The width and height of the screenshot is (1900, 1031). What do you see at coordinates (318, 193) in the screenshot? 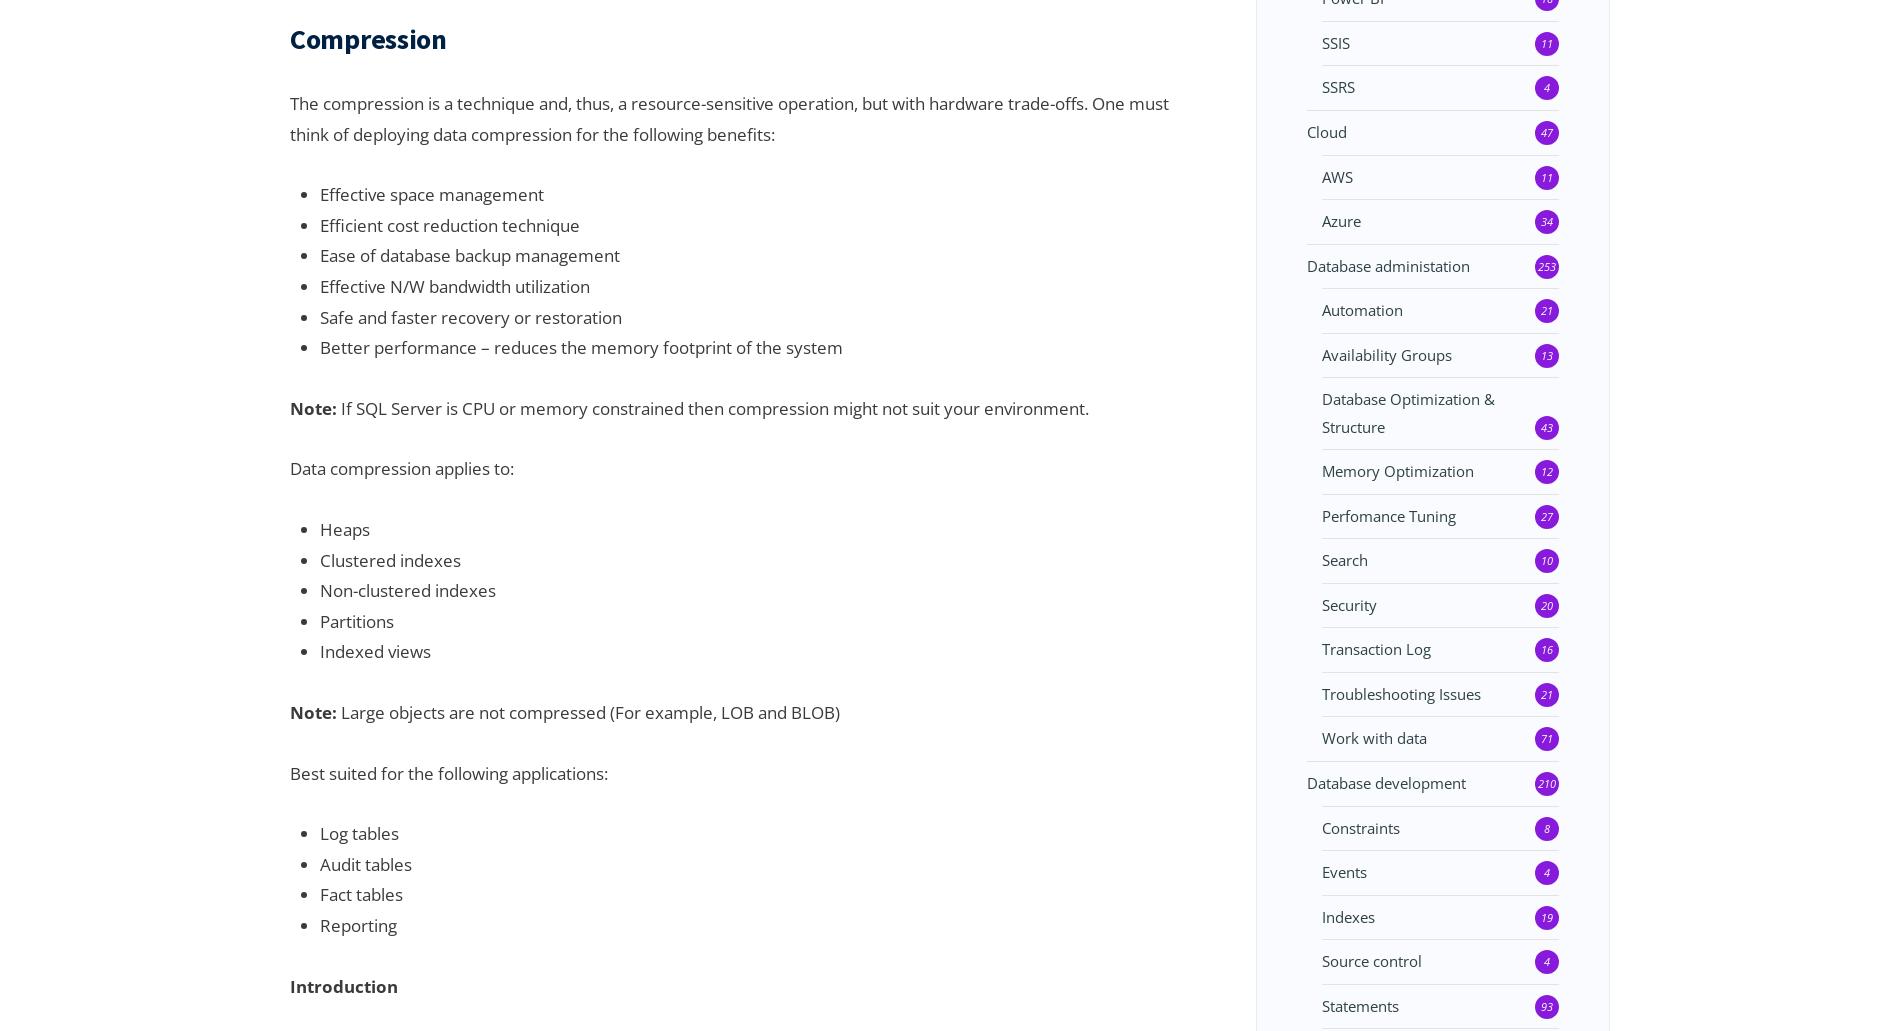
I see `'Effective space management'` at bounding box center [318, 193].